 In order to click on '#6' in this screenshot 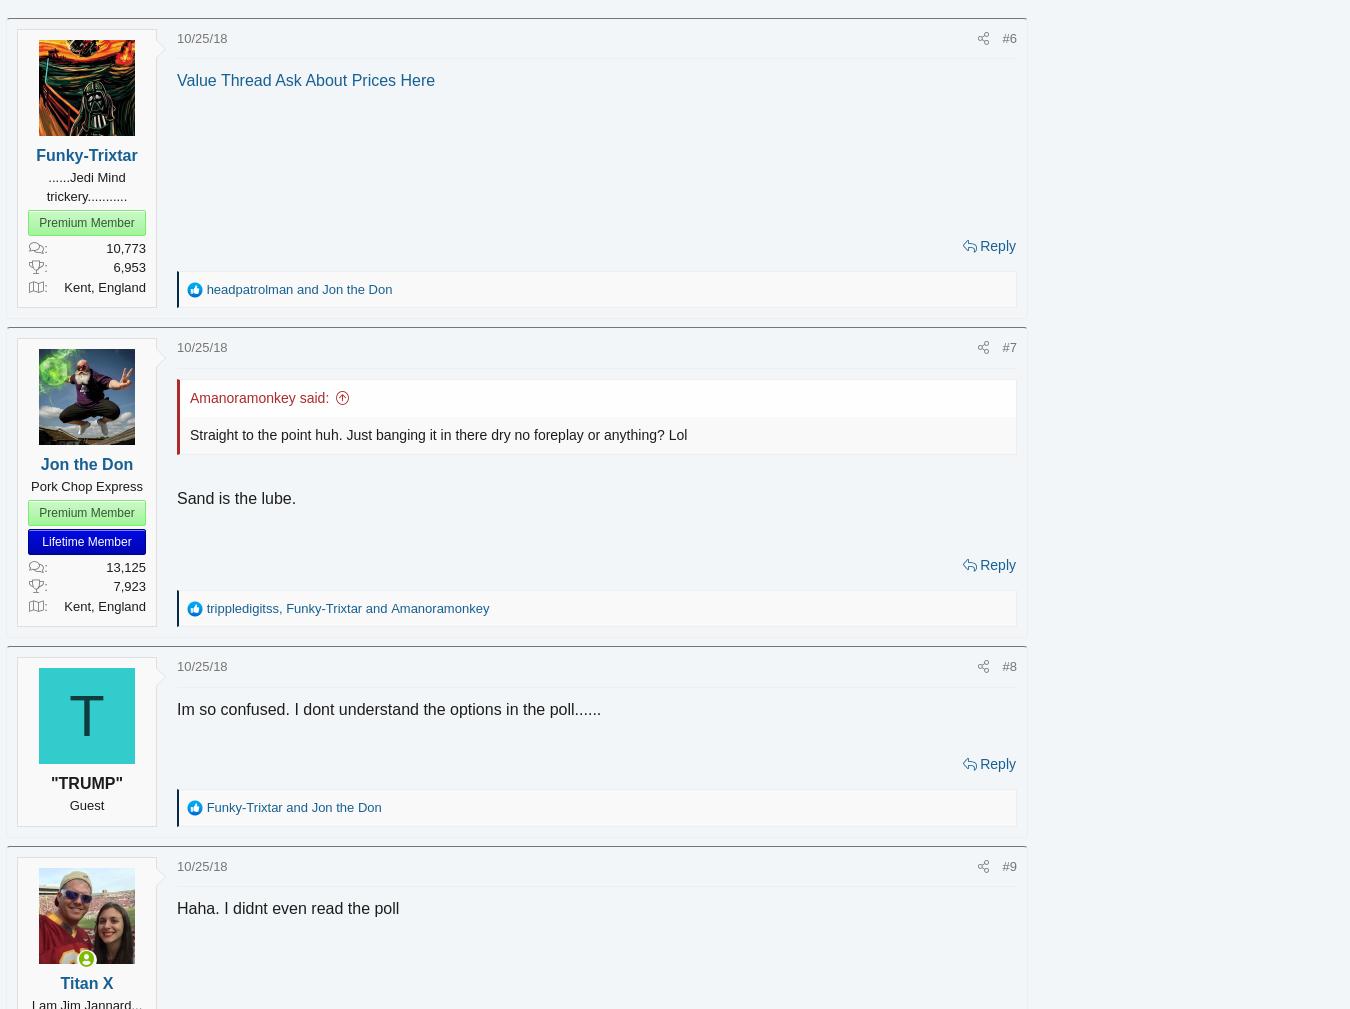, I will do `click(979, 36)`.